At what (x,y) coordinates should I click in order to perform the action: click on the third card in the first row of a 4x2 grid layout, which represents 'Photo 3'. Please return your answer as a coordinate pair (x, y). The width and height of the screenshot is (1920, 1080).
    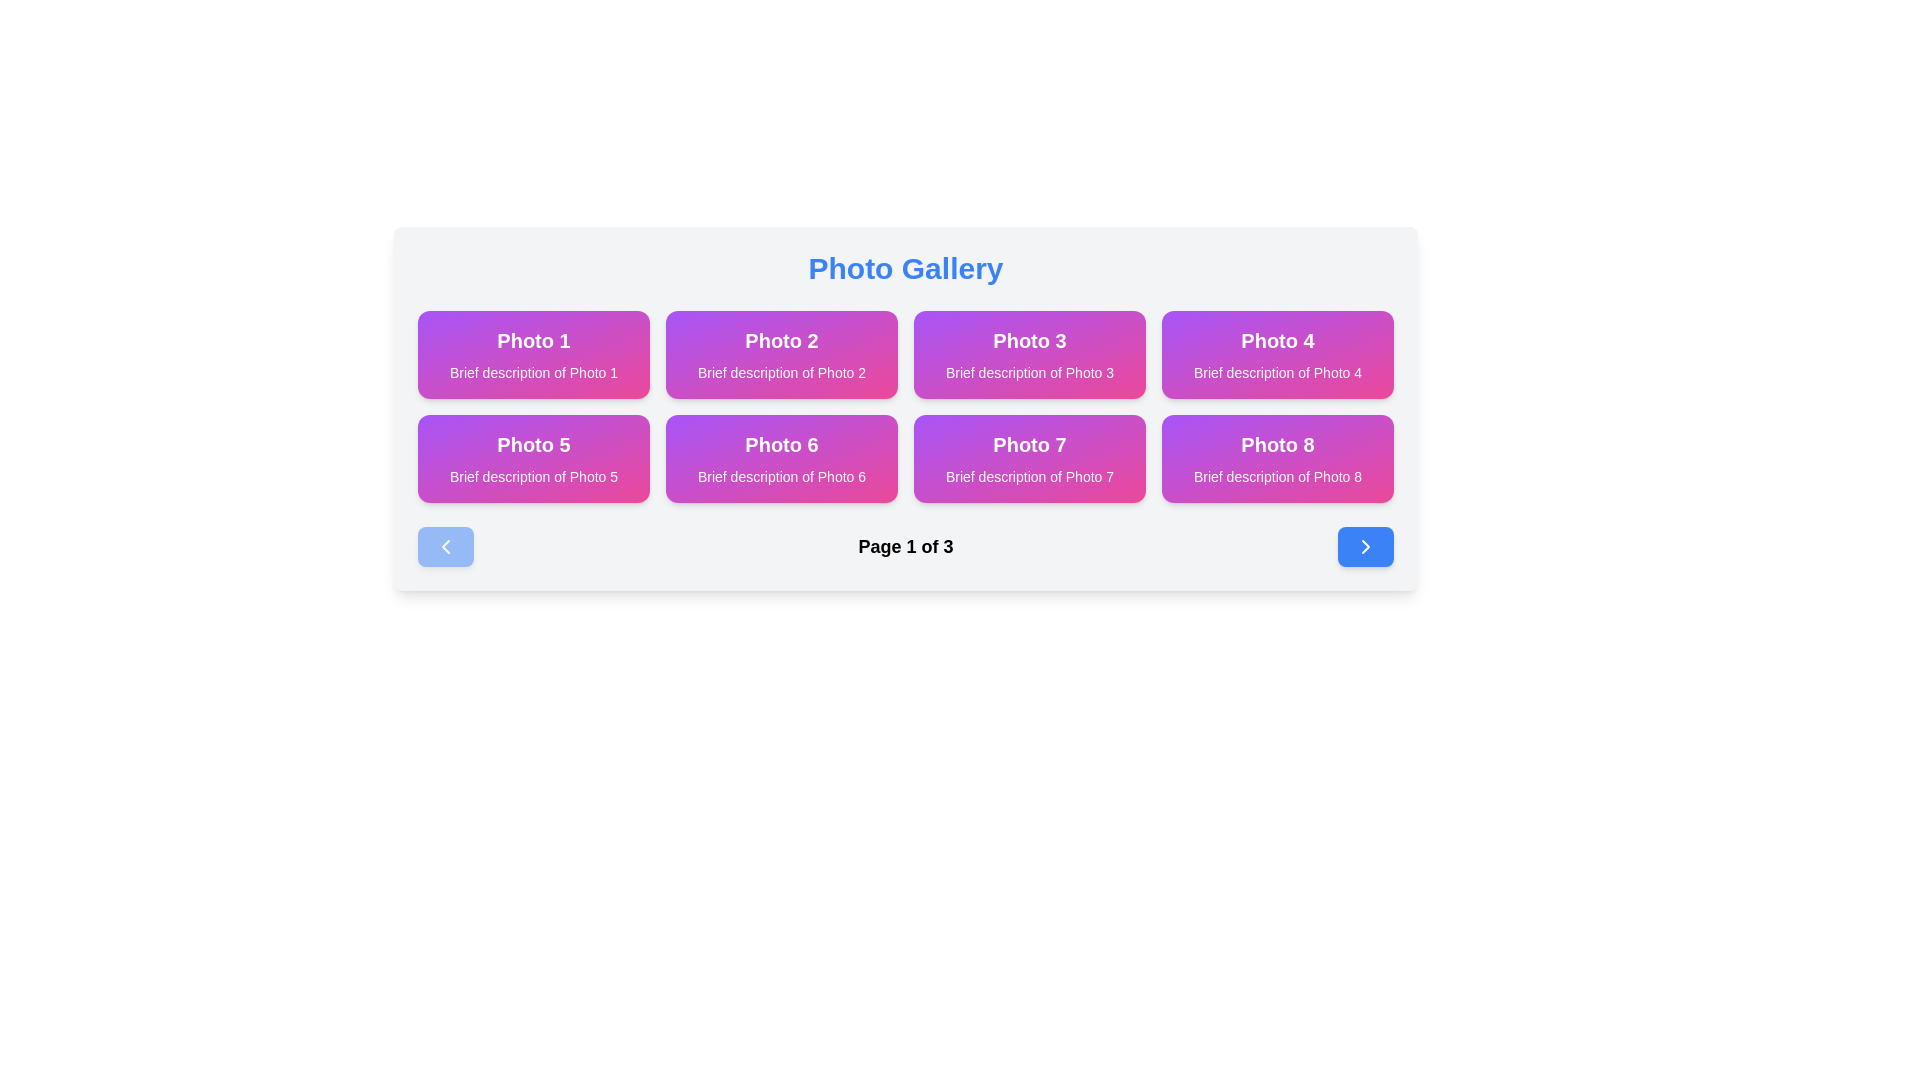
    Looking at the image, I should click on (1030, 353).